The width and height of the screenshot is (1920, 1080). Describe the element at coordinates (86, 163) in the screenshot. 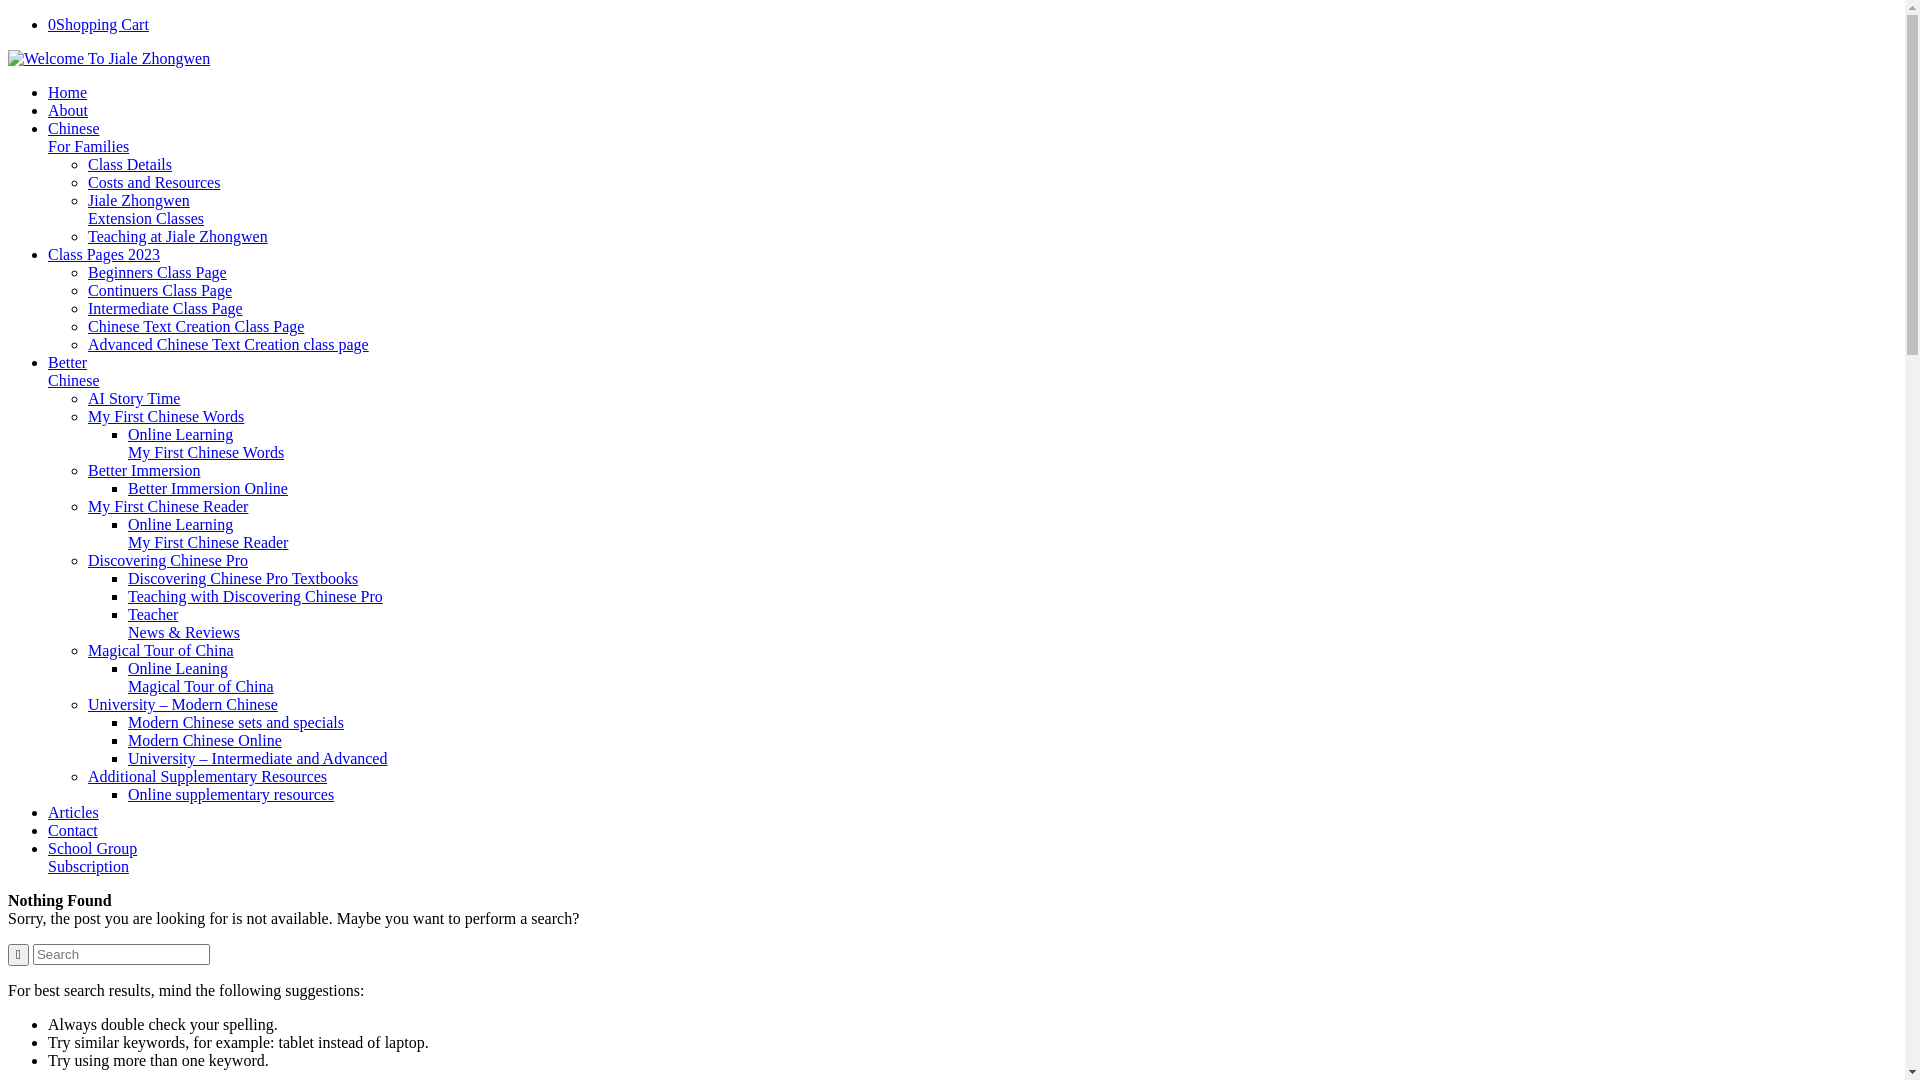

I see `'Class Details'` at that location.